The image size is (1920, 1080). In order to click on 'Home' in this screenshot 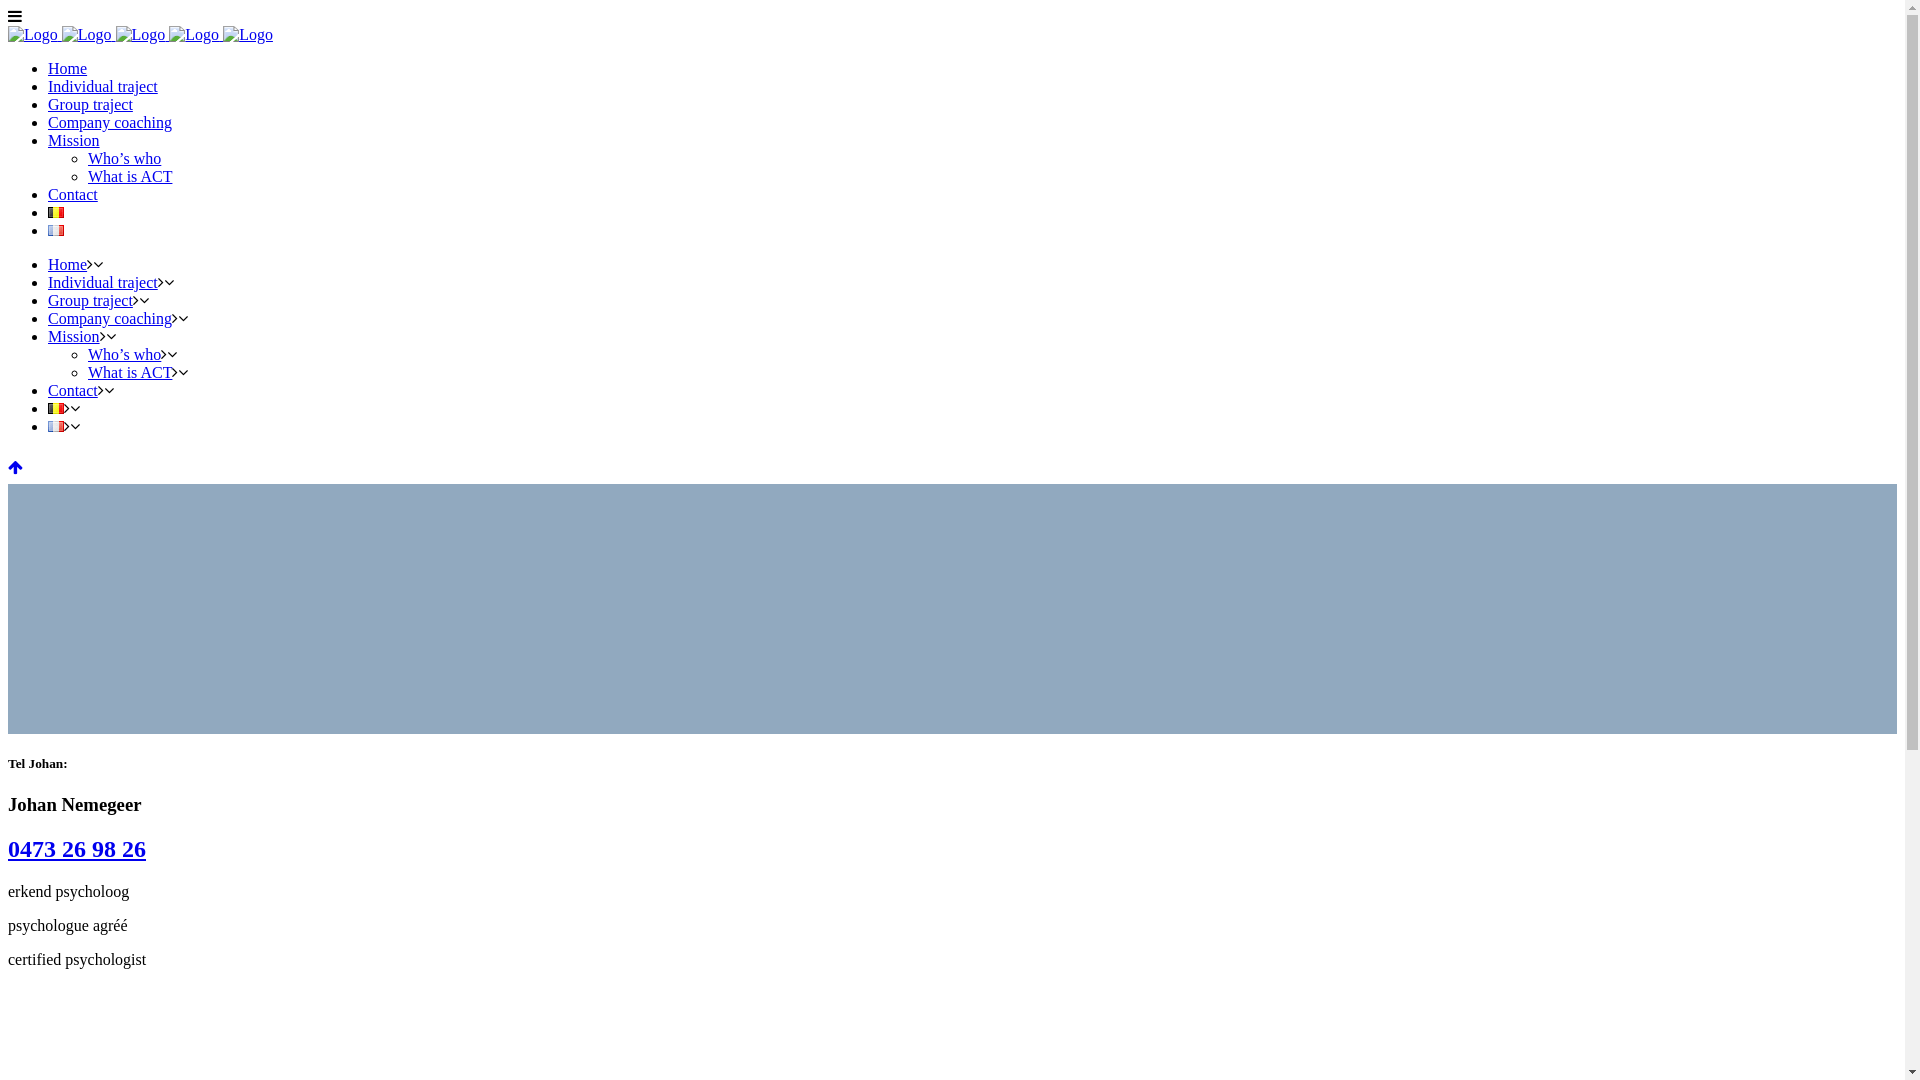, I will do `click(67, 263)`.